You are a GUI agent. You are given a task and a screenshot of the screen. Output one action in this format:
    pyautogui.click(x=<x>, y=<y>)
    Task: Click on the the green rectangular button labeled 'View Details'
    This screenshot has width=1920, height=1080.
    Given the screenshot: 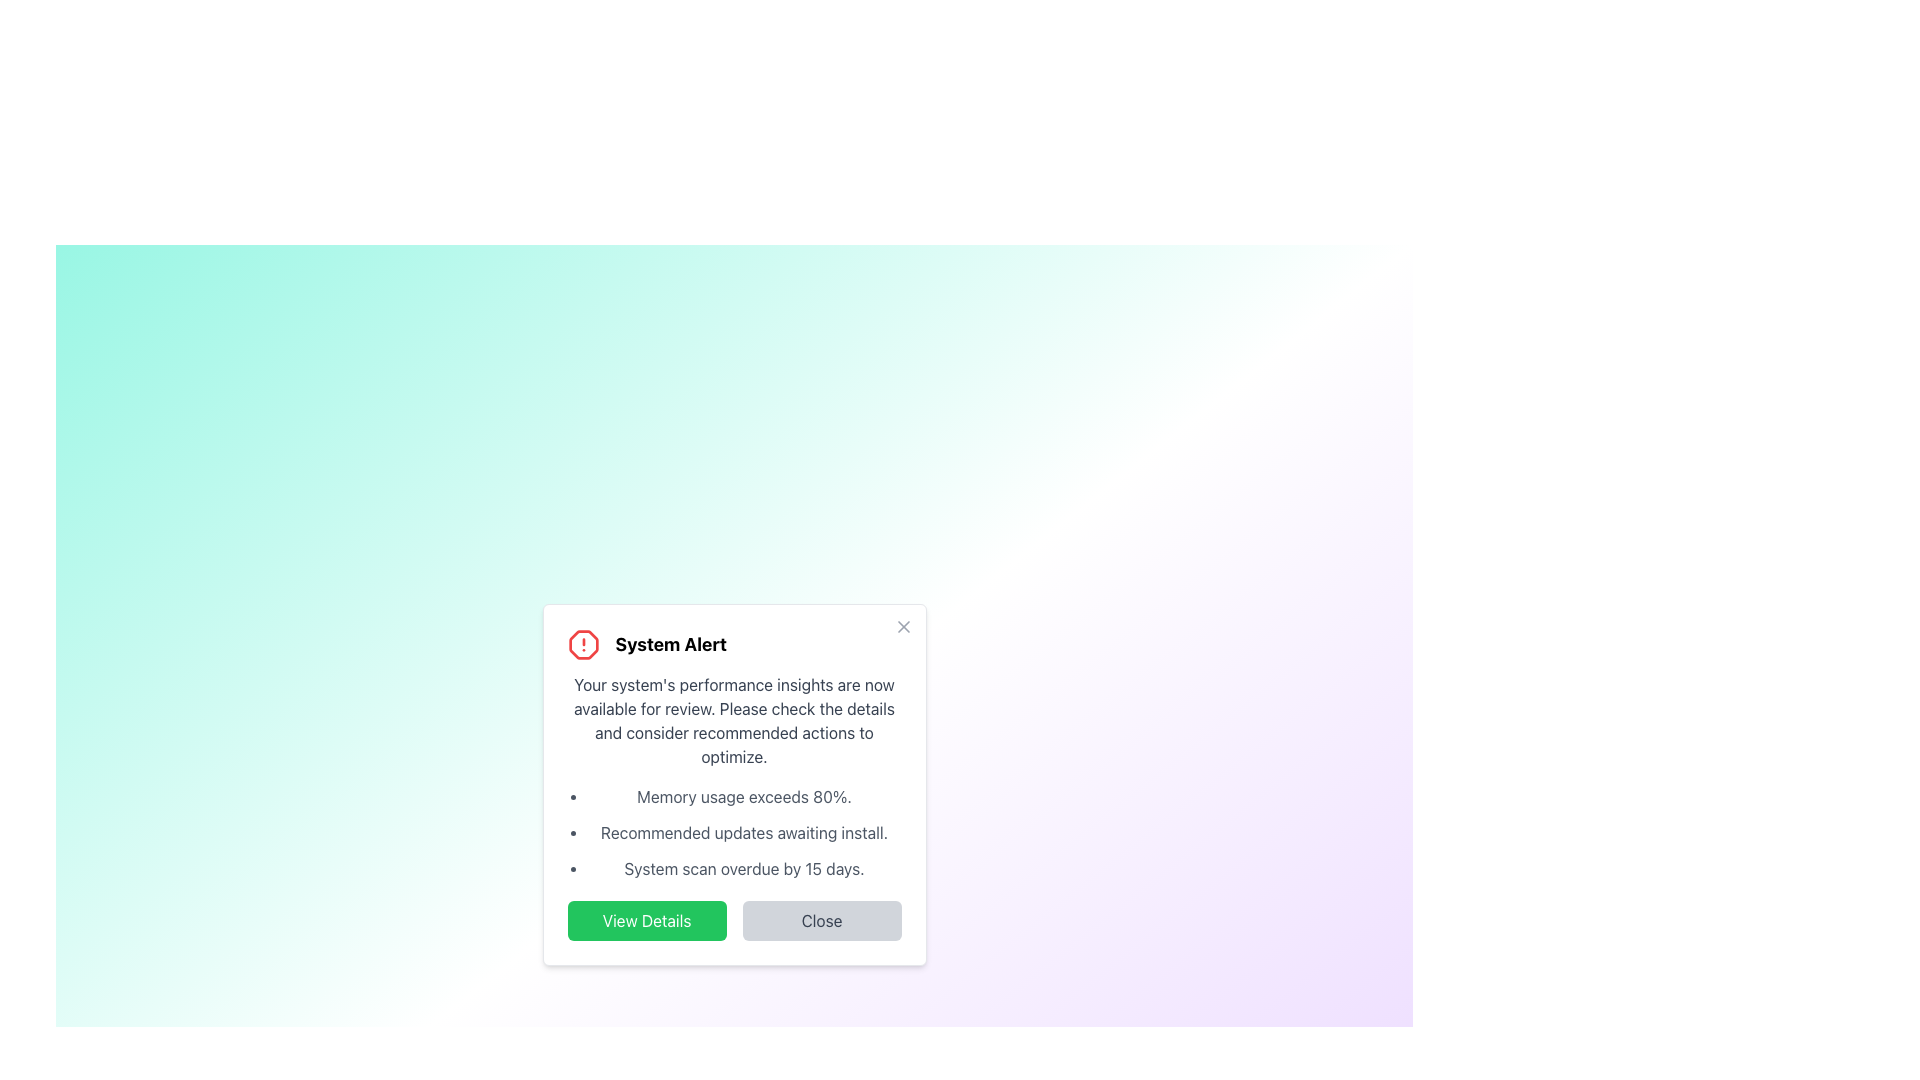 What is the action you would take?
    pyautogui.click(x=647, y=921)
    